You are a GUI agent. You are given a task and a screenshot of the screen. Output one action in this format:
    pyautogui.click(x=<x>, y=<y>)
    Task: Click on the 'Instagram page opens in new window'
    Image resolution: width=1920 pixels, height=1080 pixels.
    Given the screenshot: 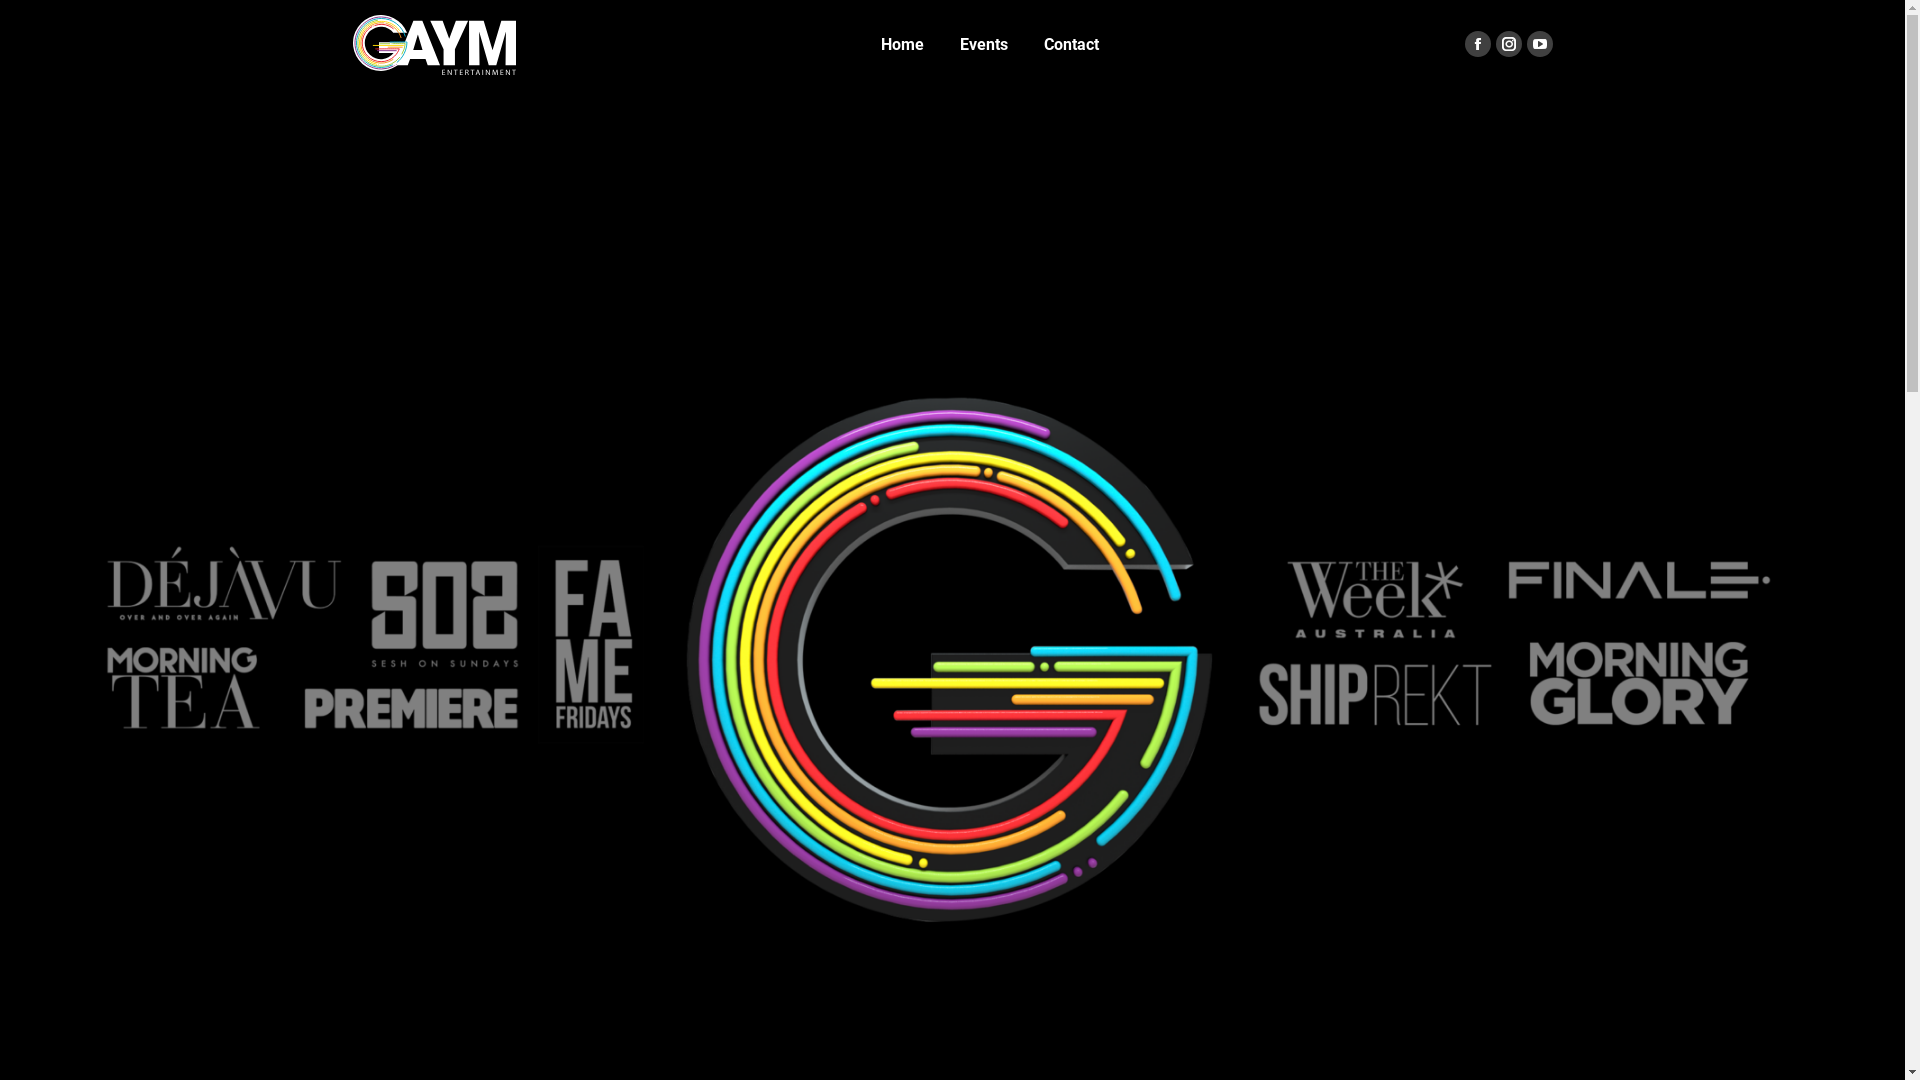 What is the action you would take?
    pyautogui.click(x=1508, y=43)
    